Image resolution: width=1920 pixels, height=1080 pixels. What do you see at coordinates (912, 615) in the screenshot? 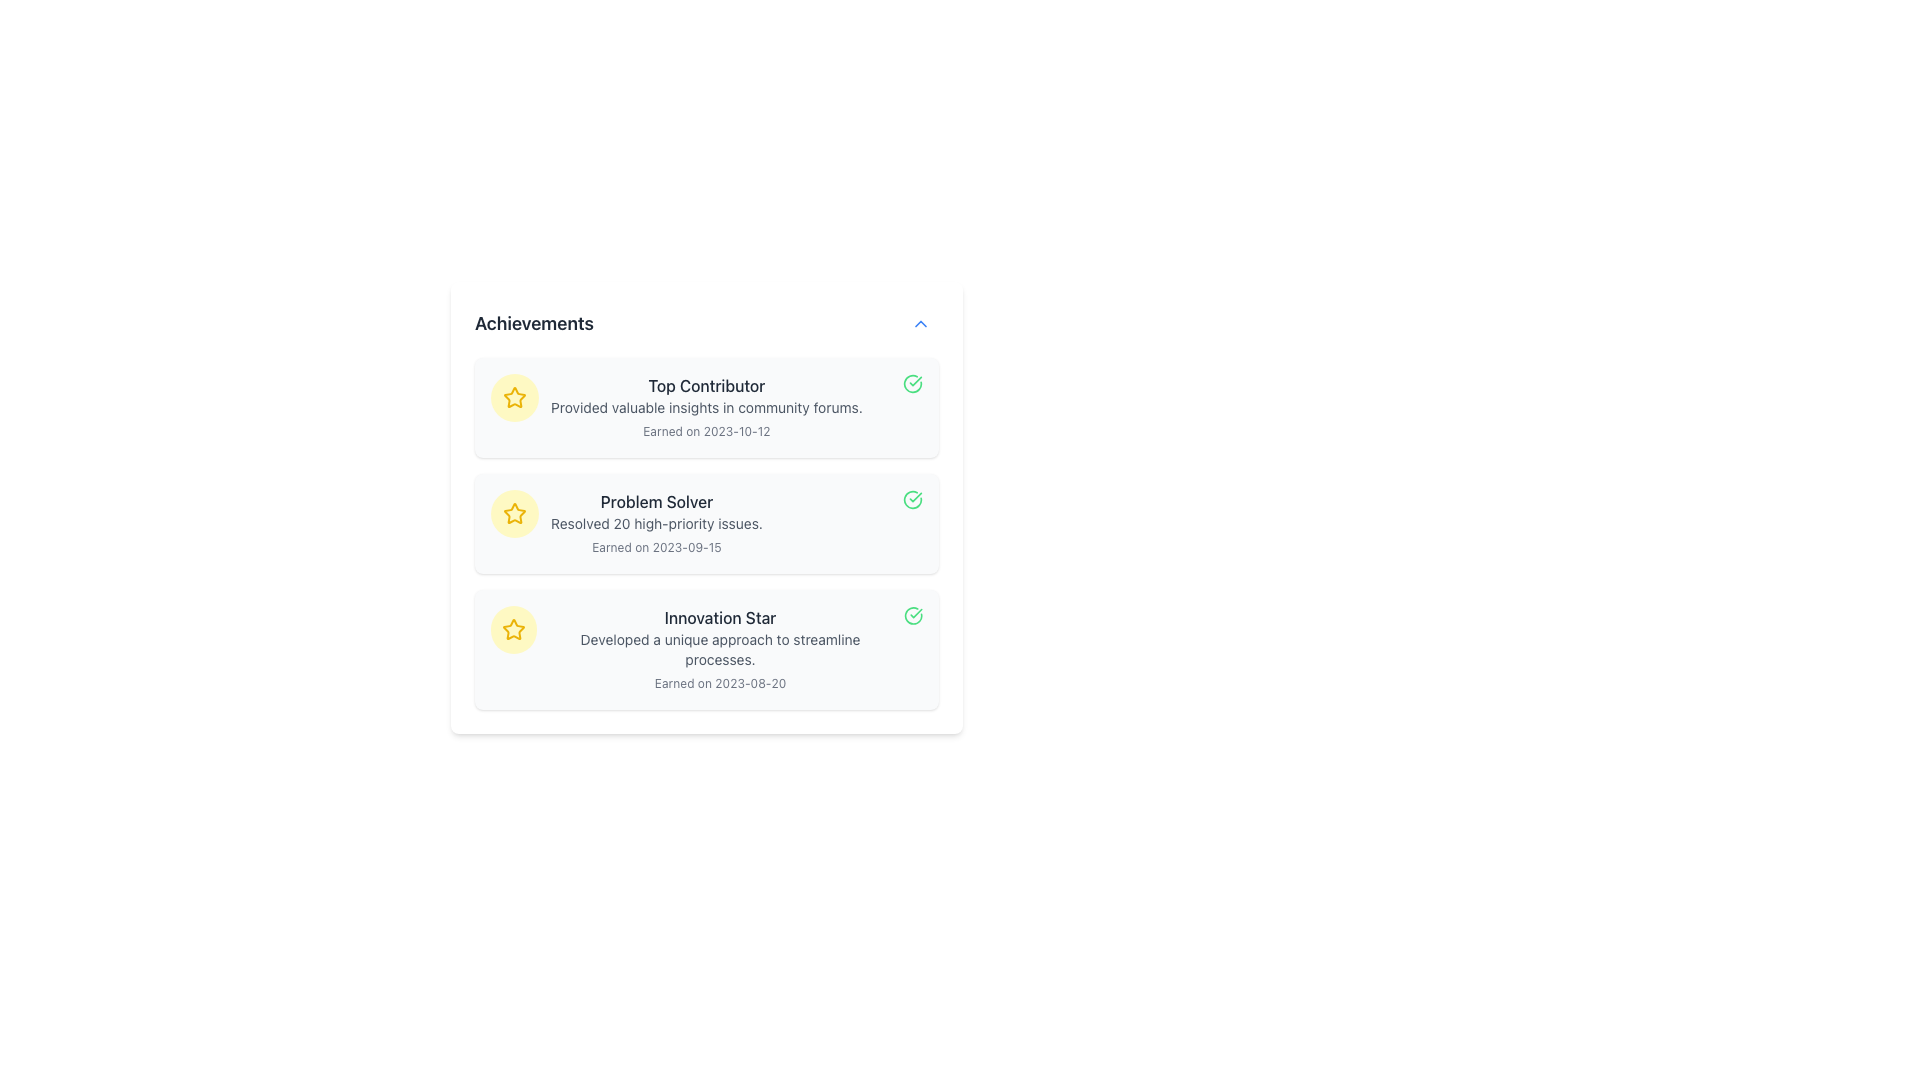
I see `the status indicated by the circular green checkmark icon located at the far right of the bottom-most list item under the 'Achievements' section titled 'Innovation Star.'` at bounding box center [912, 615].